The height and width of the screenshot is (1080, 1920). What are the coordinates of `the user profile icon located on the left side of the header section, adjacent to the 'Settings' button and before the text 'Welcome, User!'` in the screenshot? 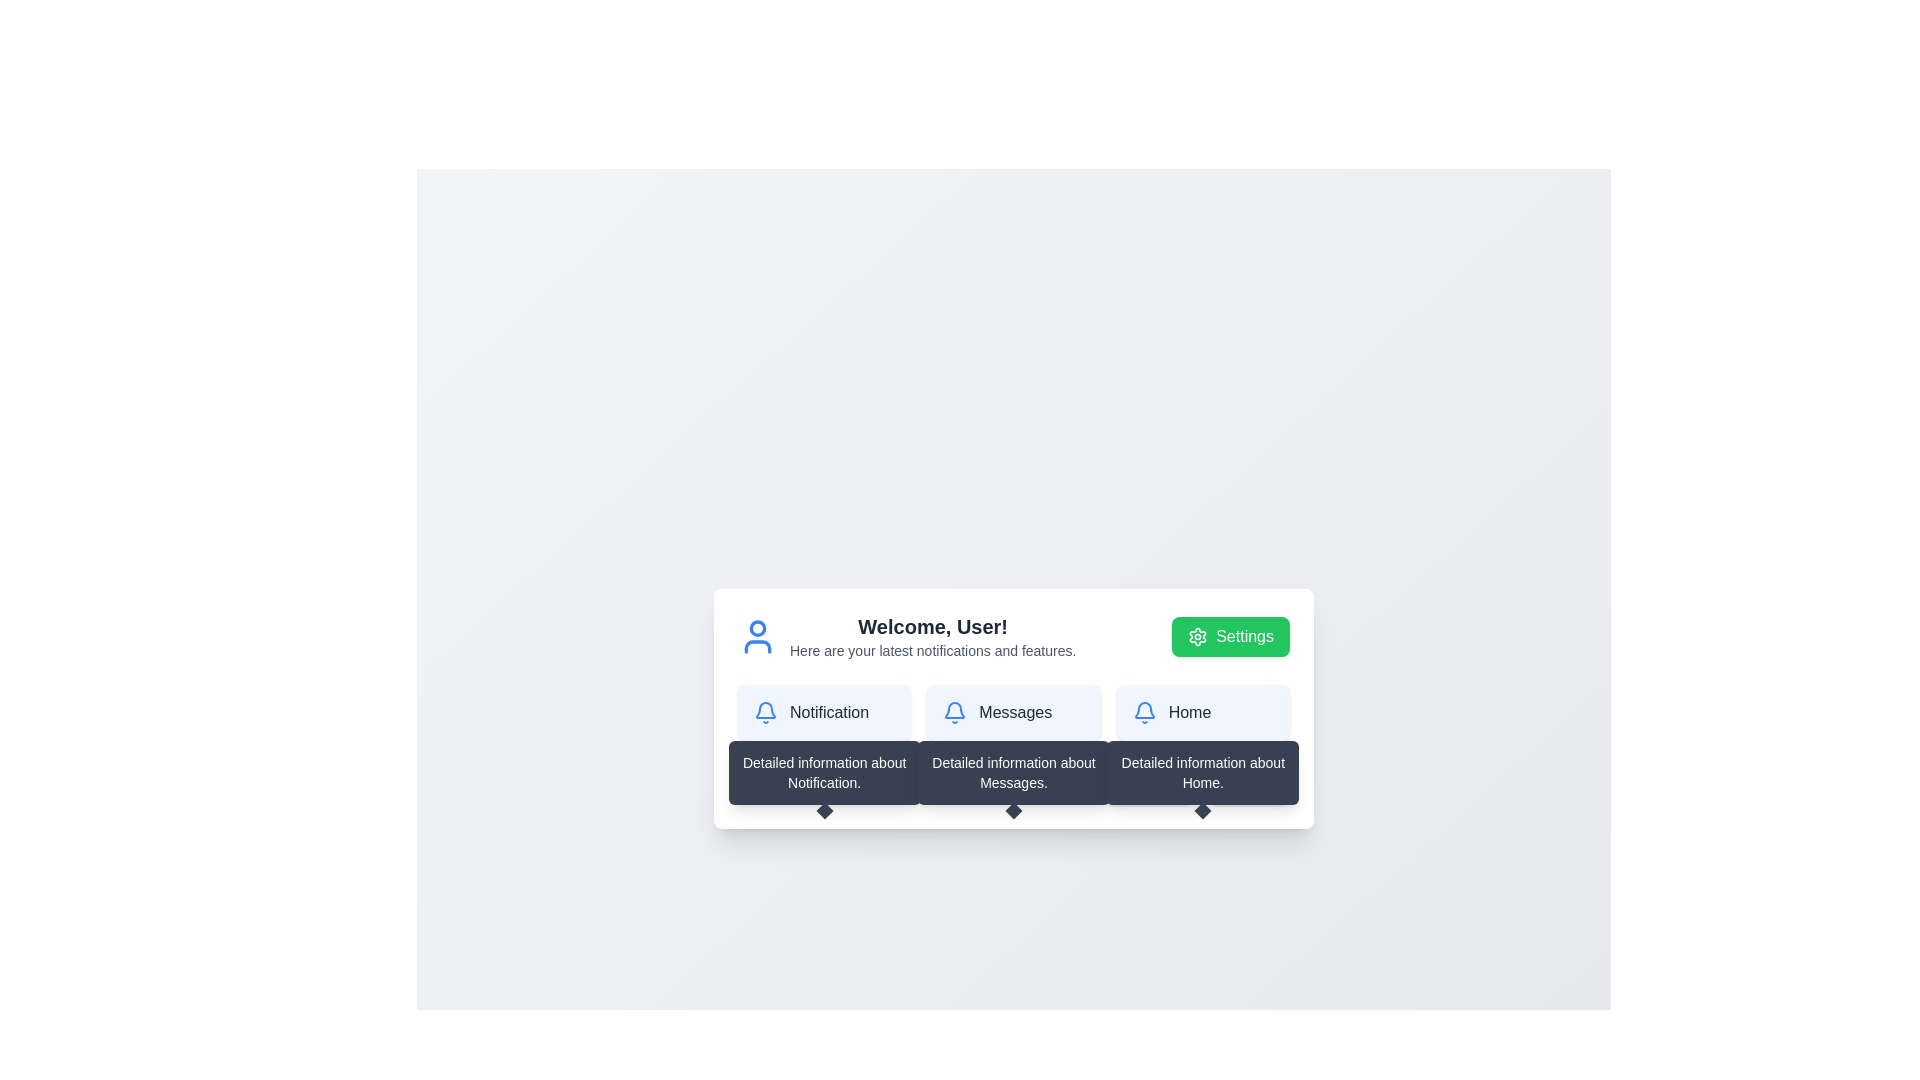 It's located at (757, 636).